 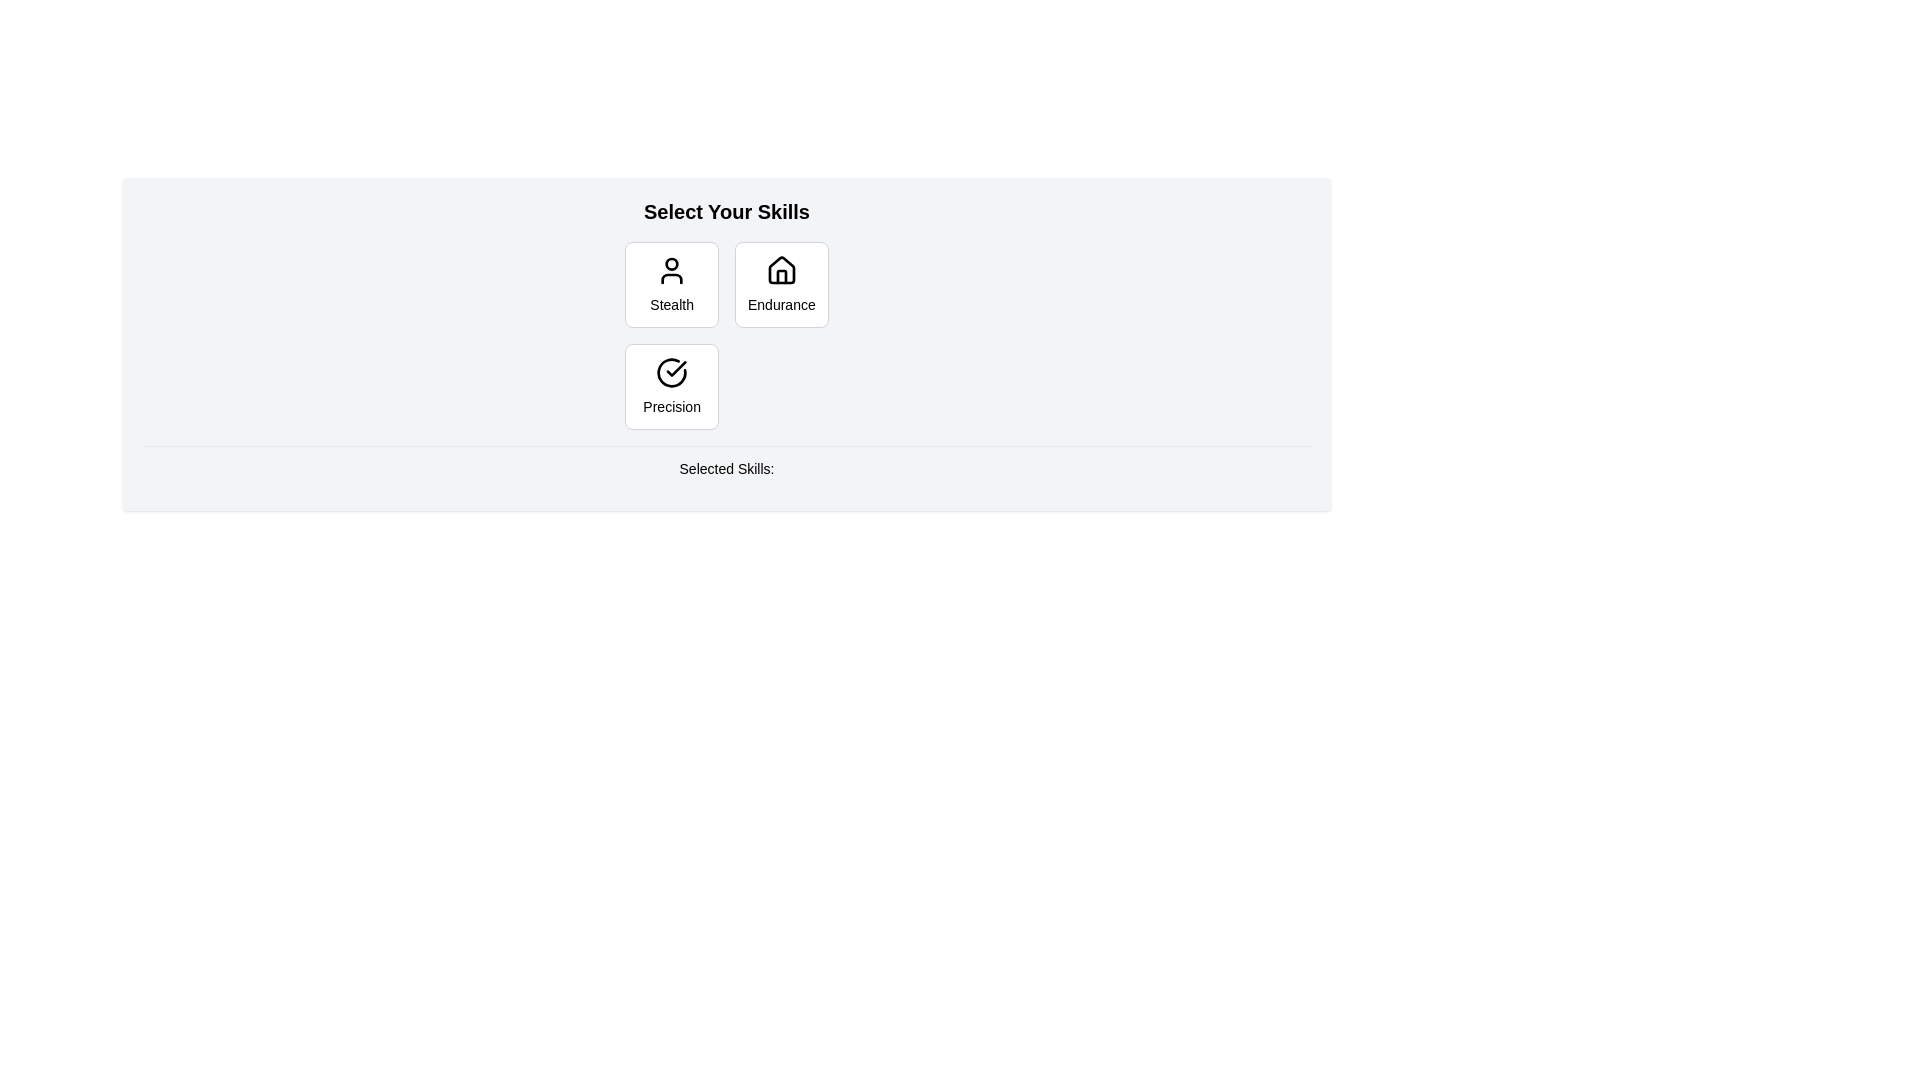 I want to click on the 'Endurance' skill icon, which is the second icon in a row of selectable skills, located to the right of the person icon, so click(x=780, y=270).